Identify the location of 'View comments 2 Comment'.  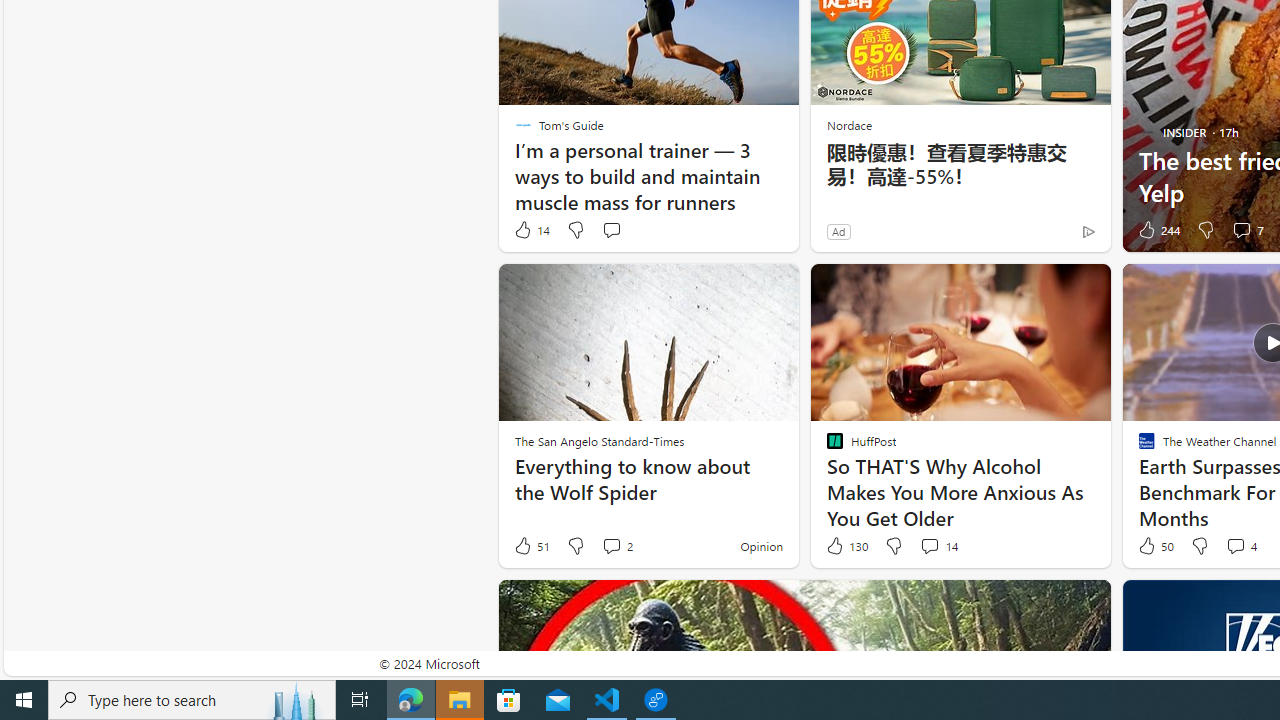
(615, 546).